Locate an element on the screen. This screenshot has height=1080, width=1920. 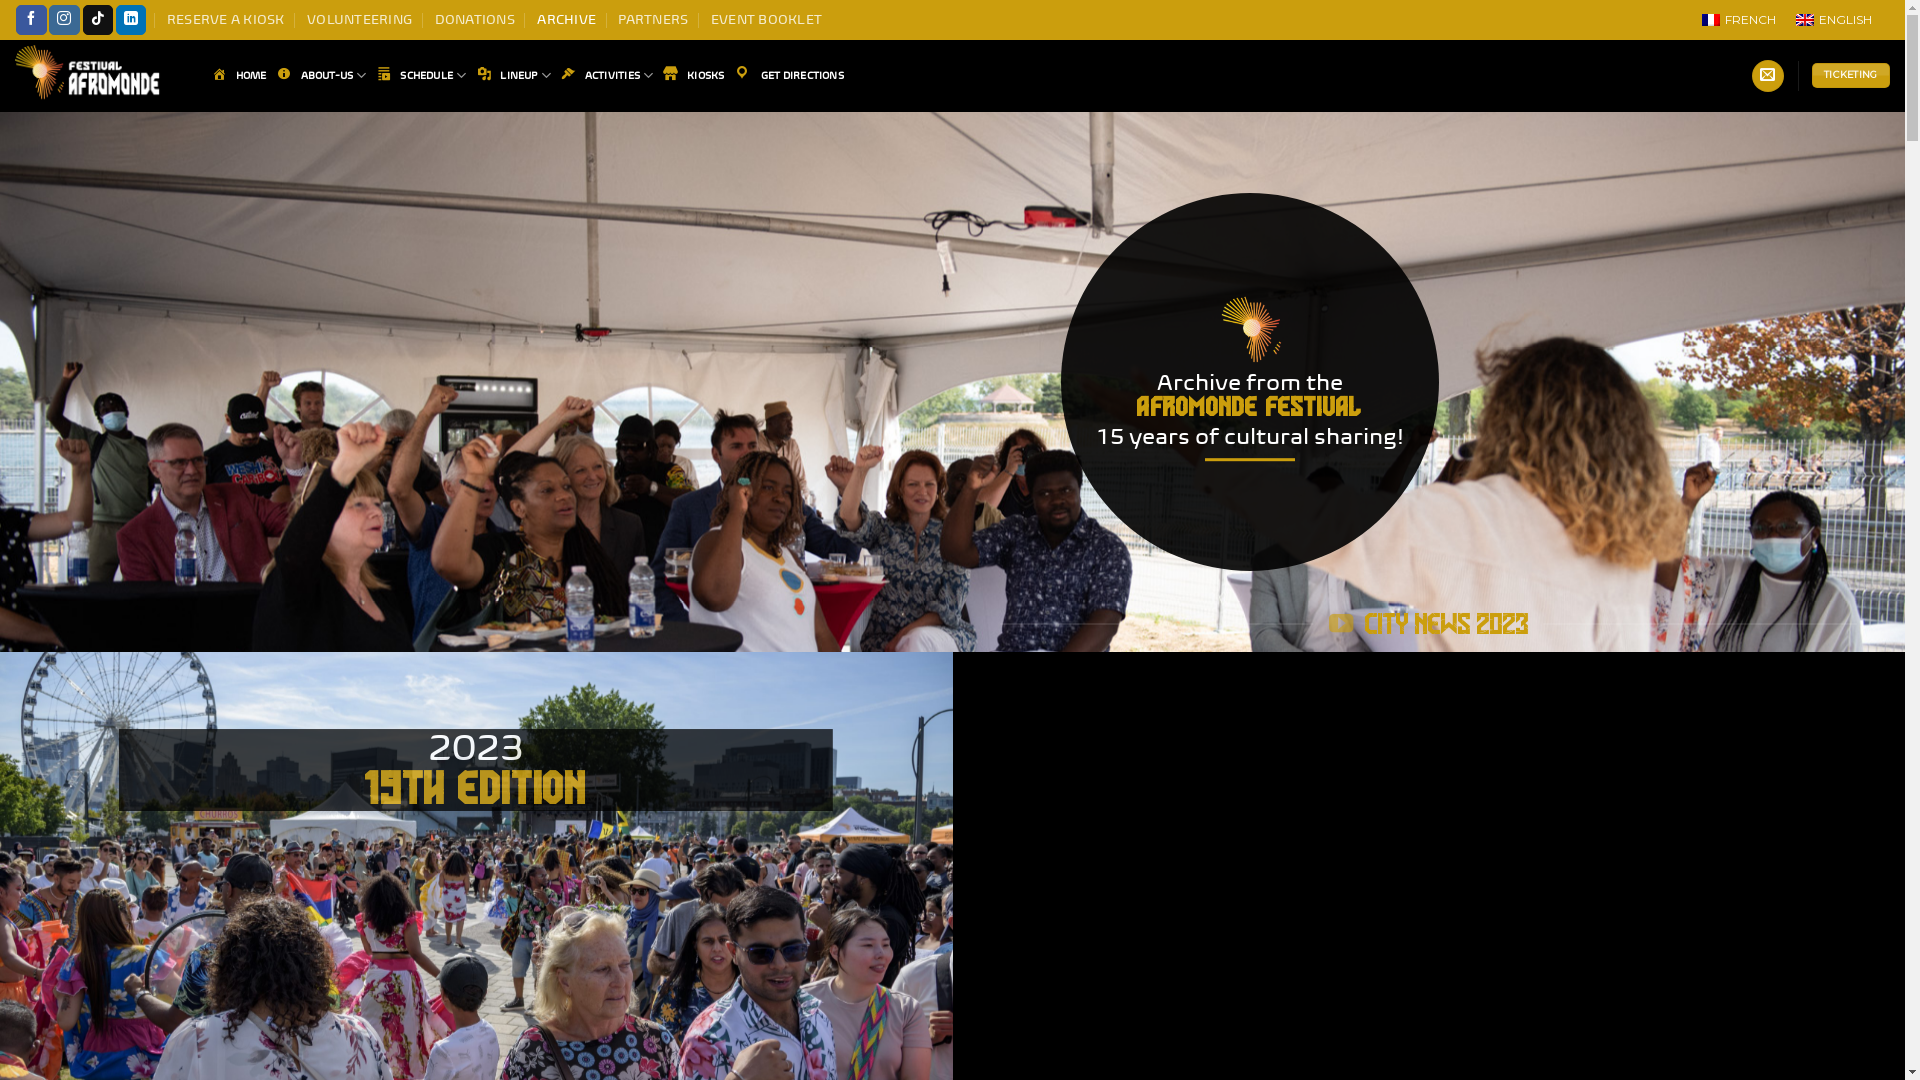
'SCHEDULE' is located at coordinates (421, 74).